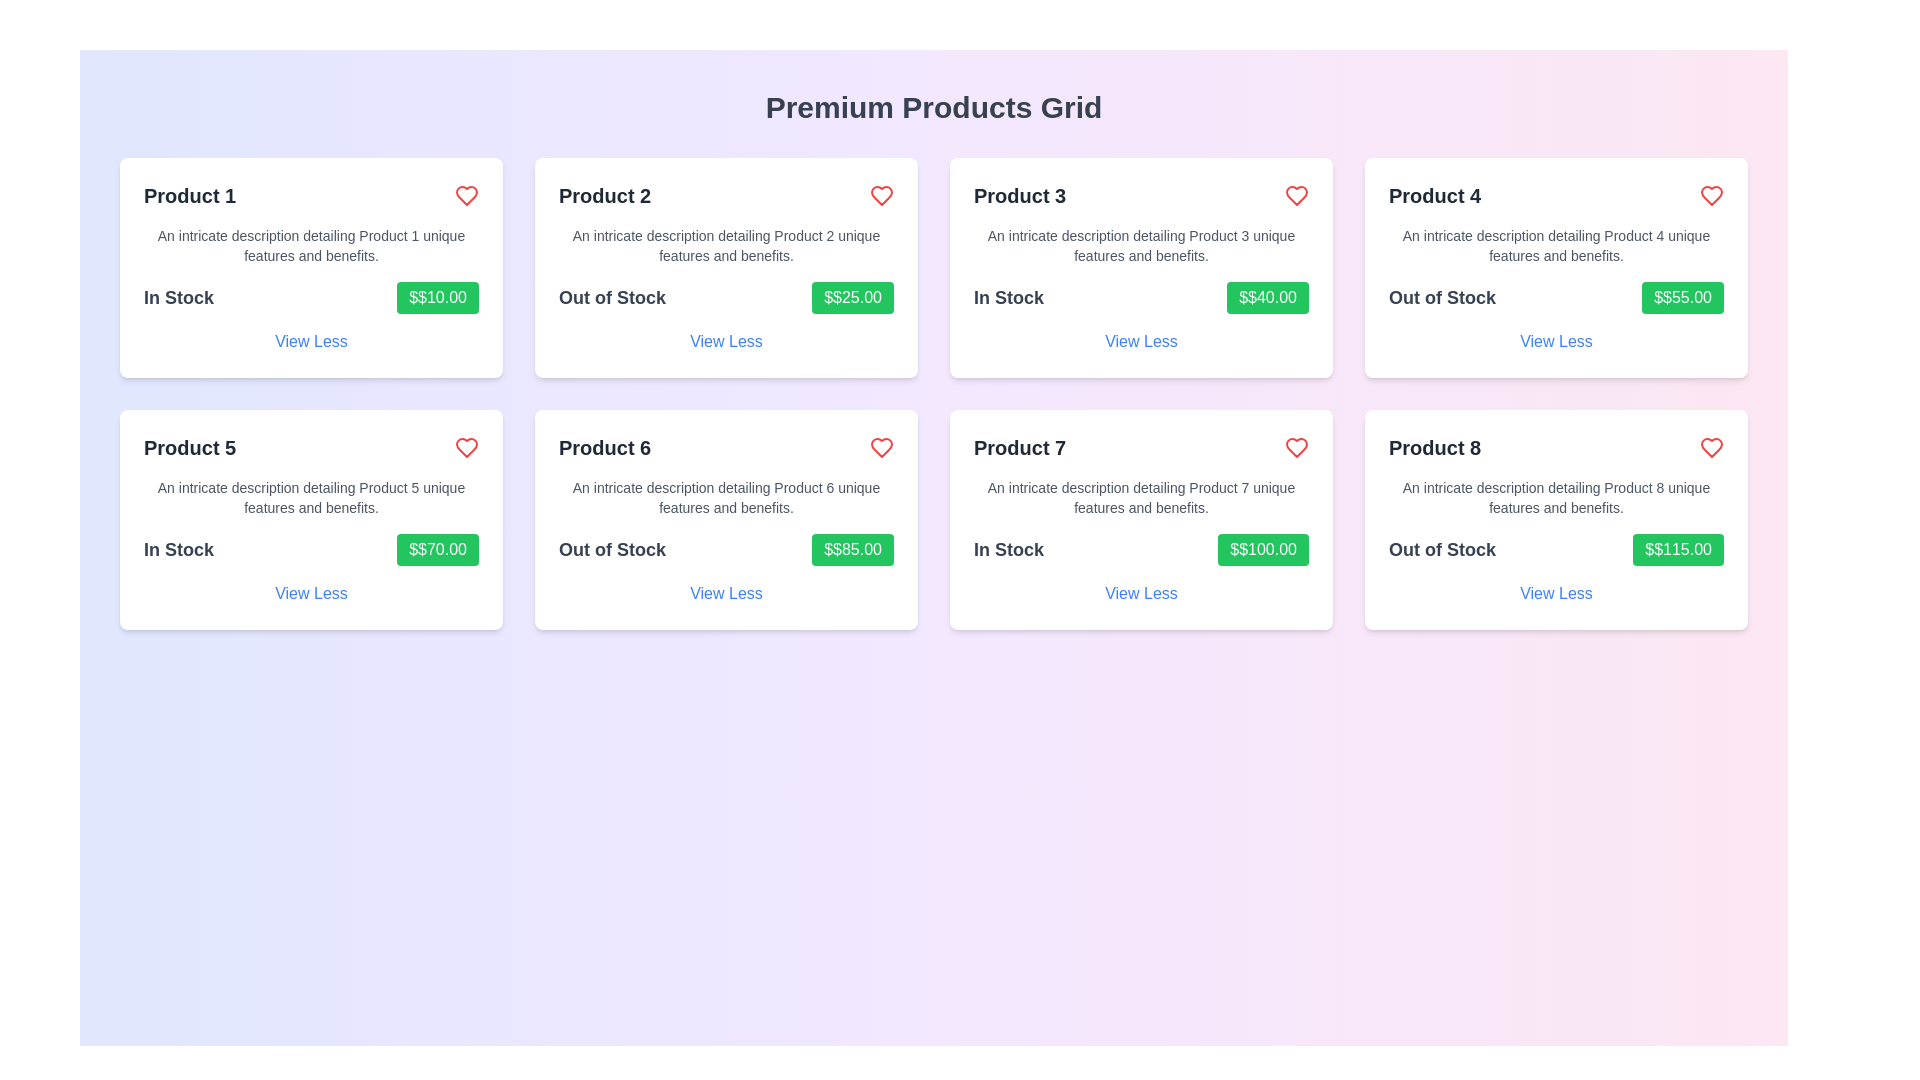 This screenshot has height=1080, width=1920. What do you see at coordinates (465, 446) in the screenshot?
I see `the interactive favorite icon located in the top-right corner of the card for 'Product 1' to mark it as a favorite` at bounding box center [465, 446].